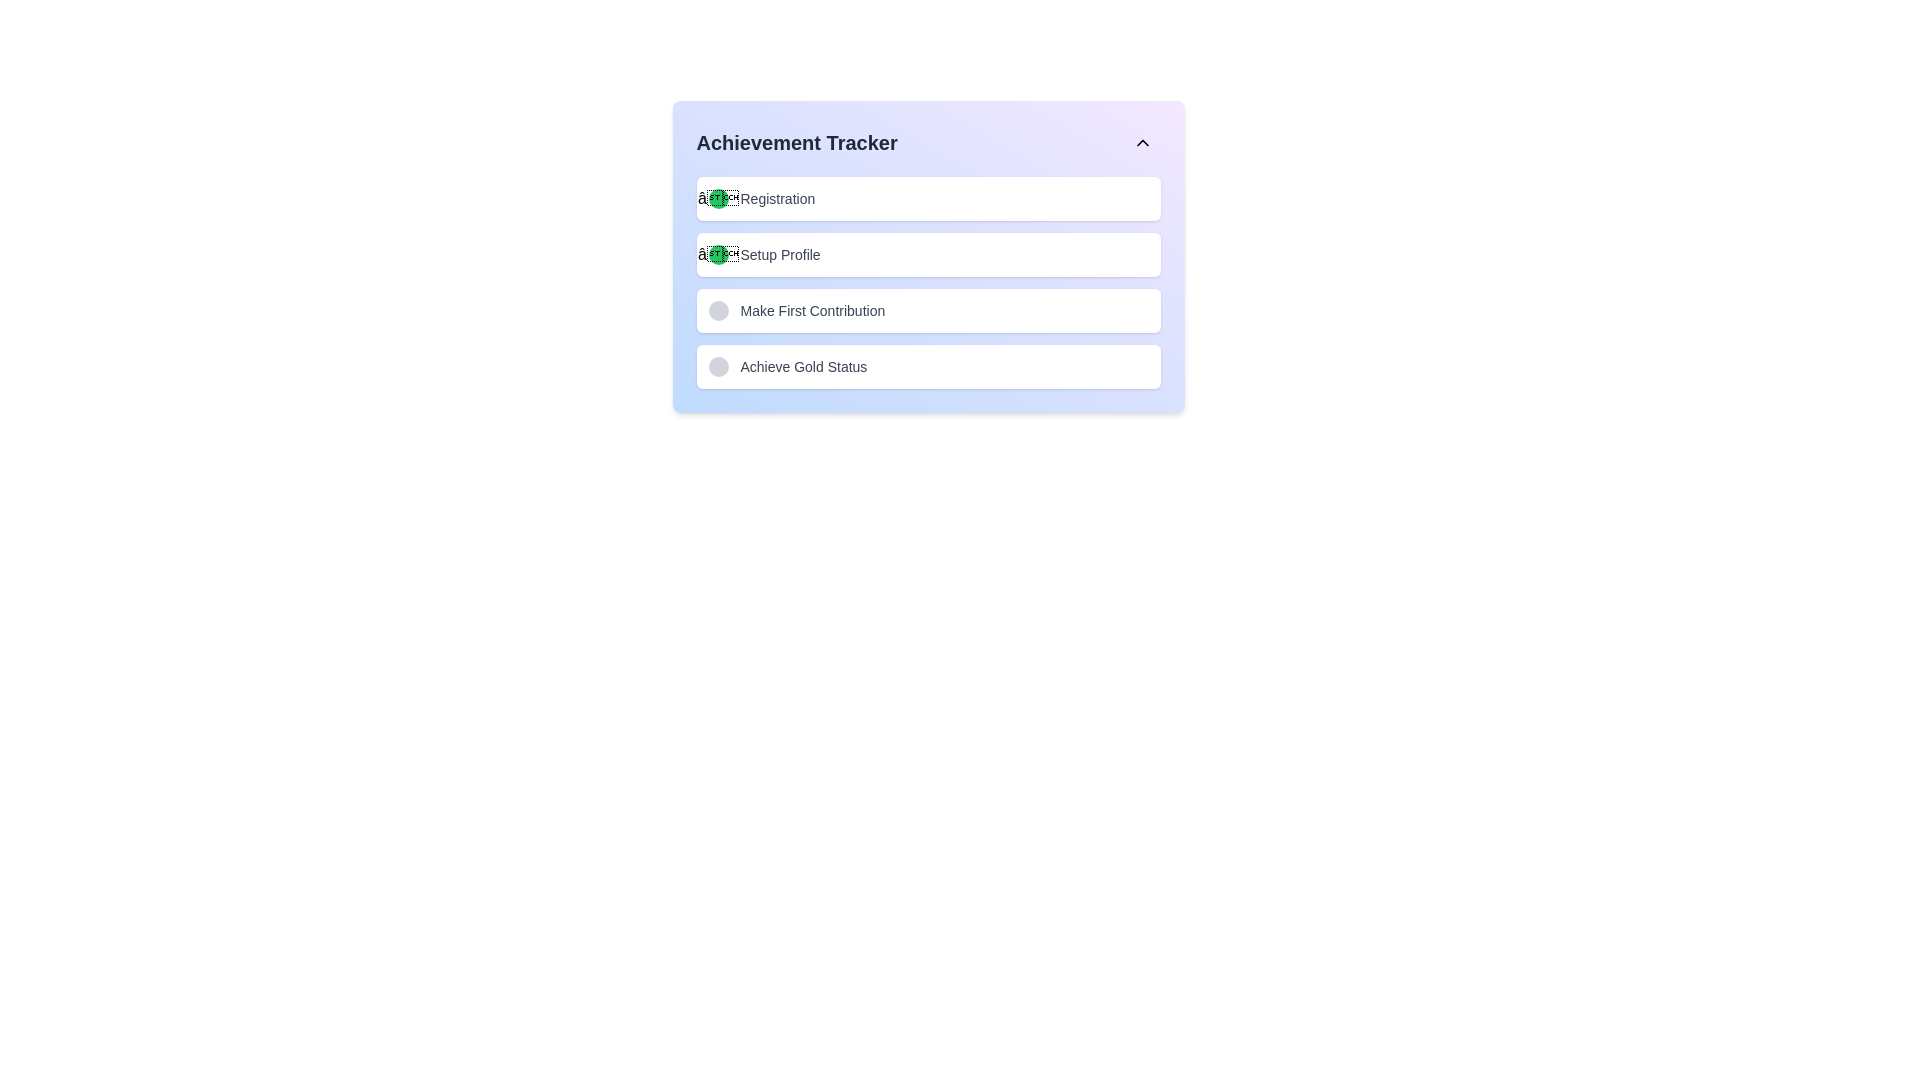 This screenshot has width=1920, height=1080. What do you see at coordinates (1142, 141) in the screenshot?
I see `the interactive button located to the far right of the 'Achievement Tracker' section` at bounding box center [1142, 141].